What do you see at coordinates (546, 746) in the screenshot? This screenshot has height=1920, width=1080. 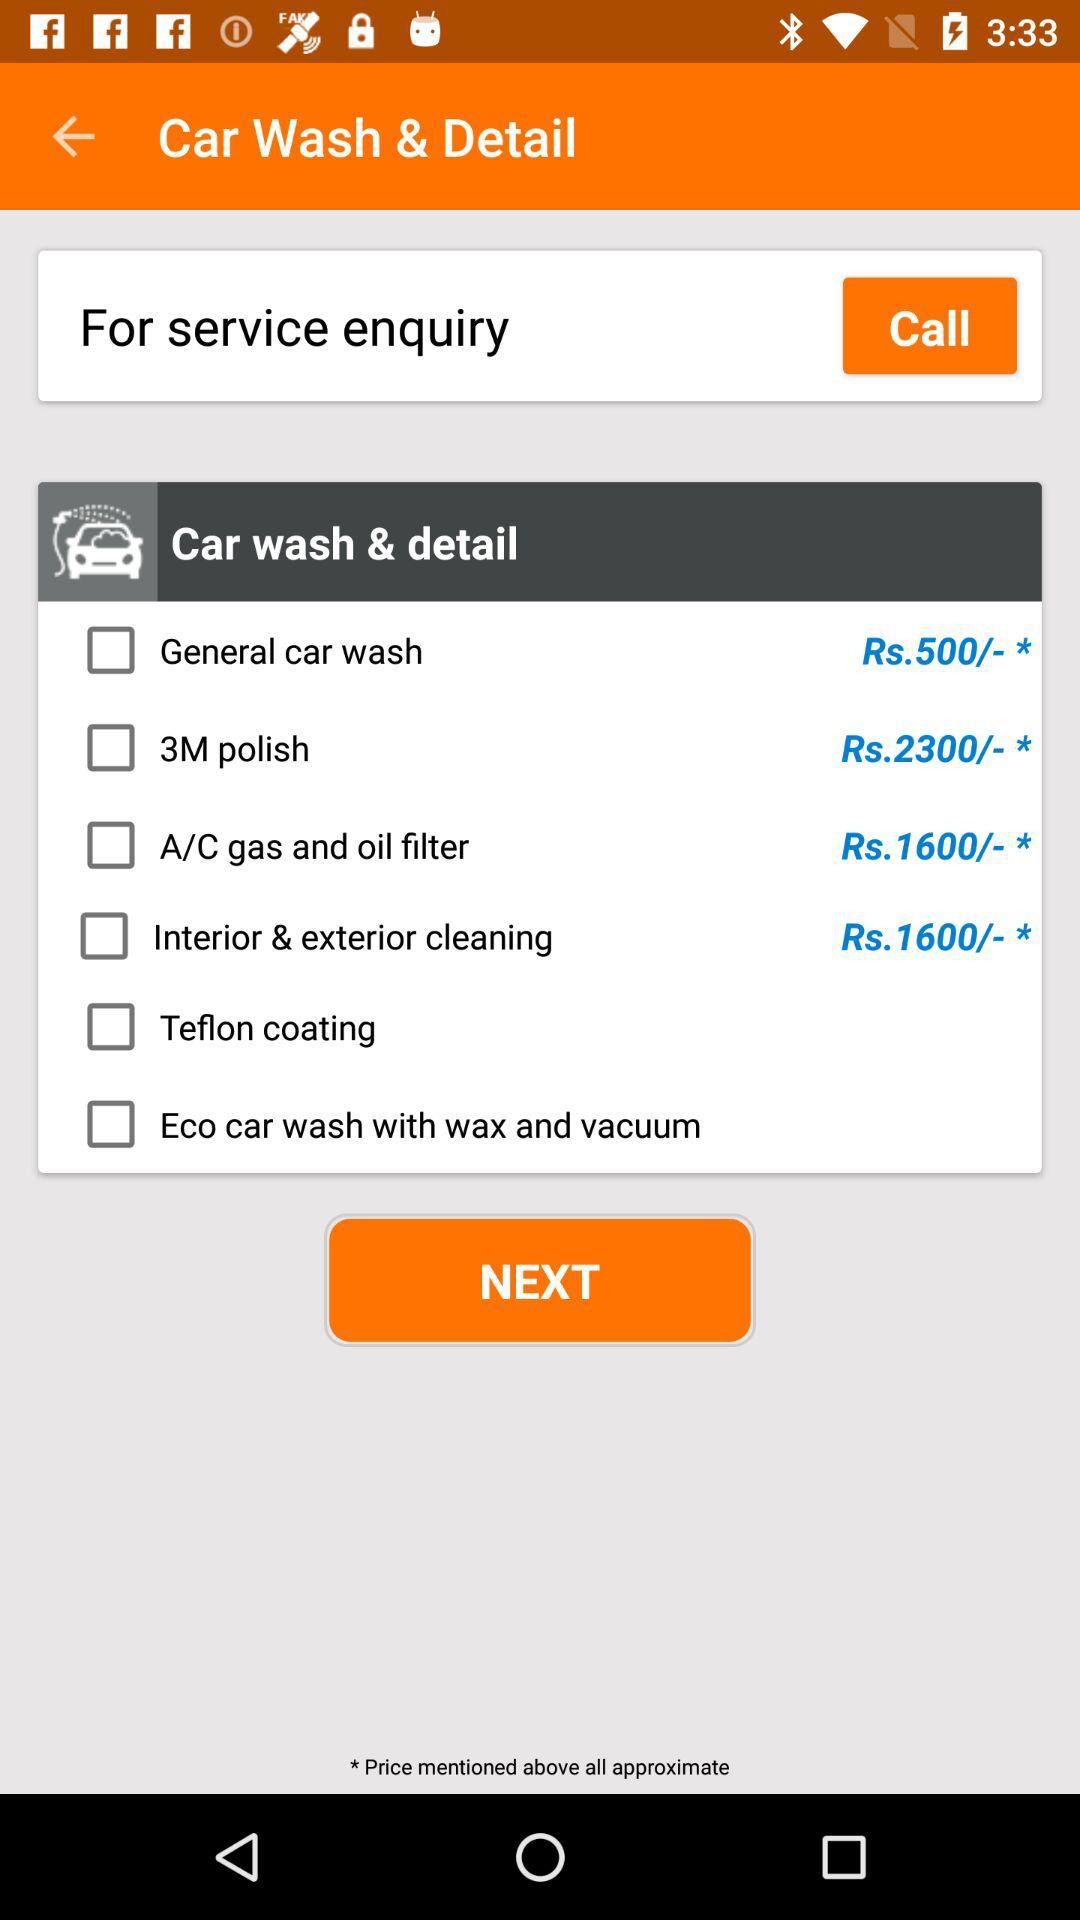 I see `the 3m polish icon` at bounding box center [546, 746].